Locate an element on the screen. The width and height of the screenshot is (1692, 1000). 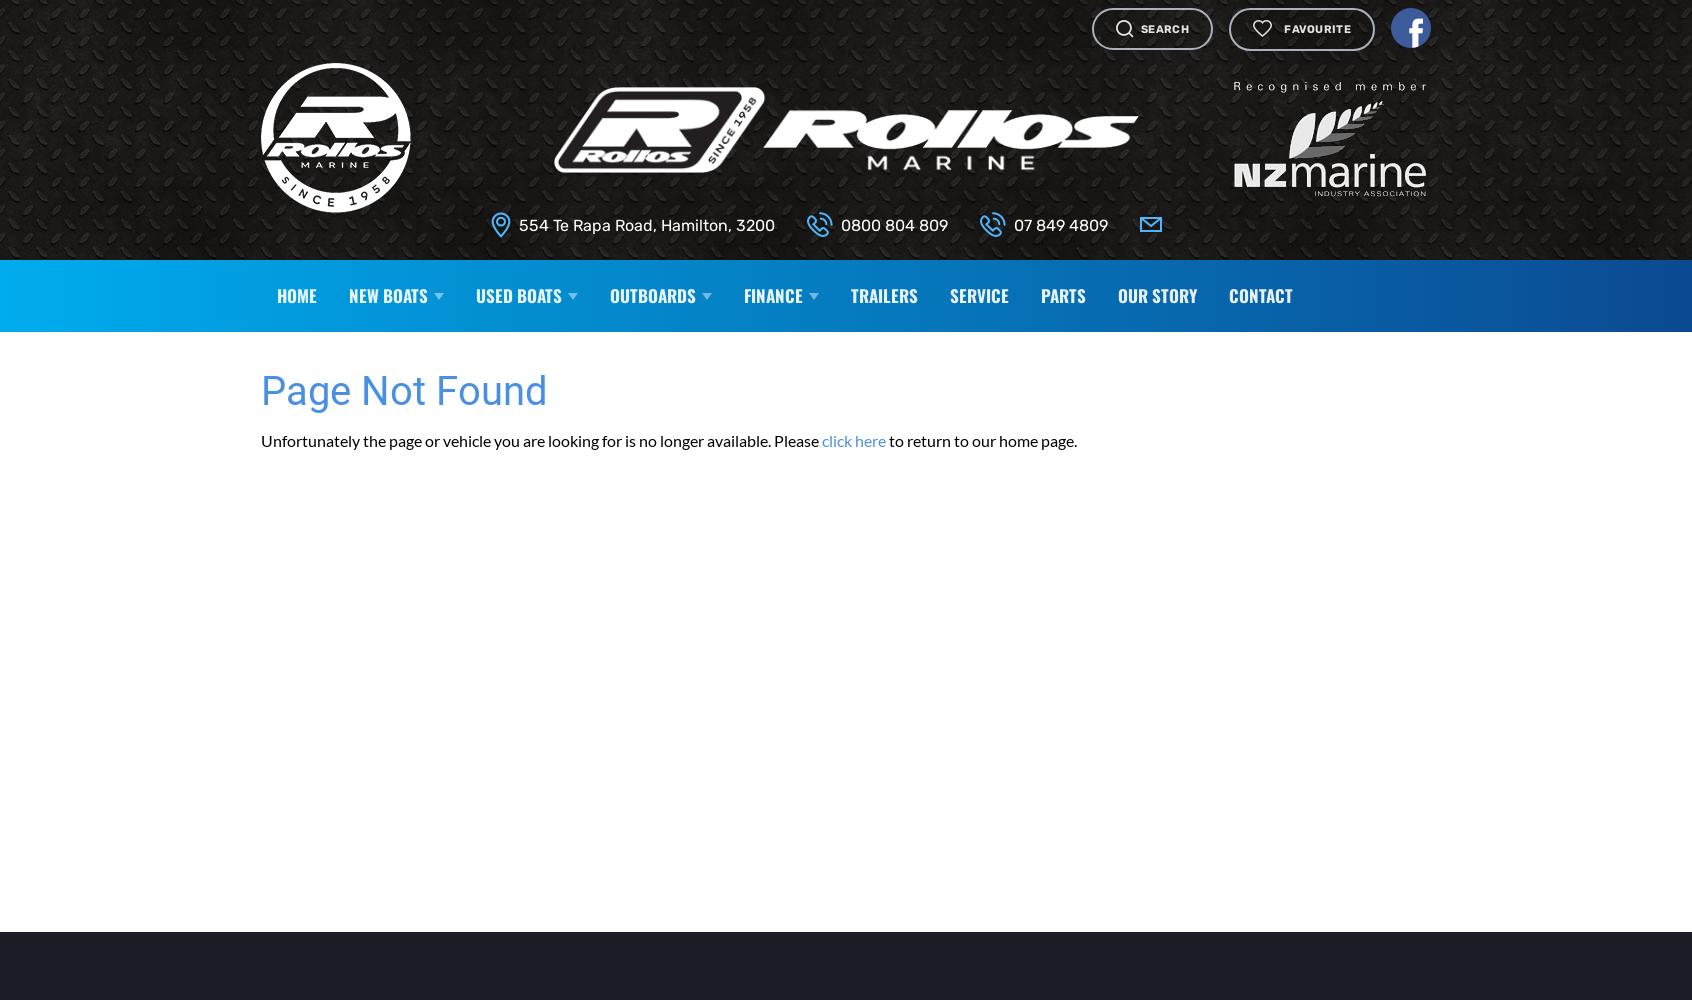
'07 849 4809' is located at coordinates (1012, 224).